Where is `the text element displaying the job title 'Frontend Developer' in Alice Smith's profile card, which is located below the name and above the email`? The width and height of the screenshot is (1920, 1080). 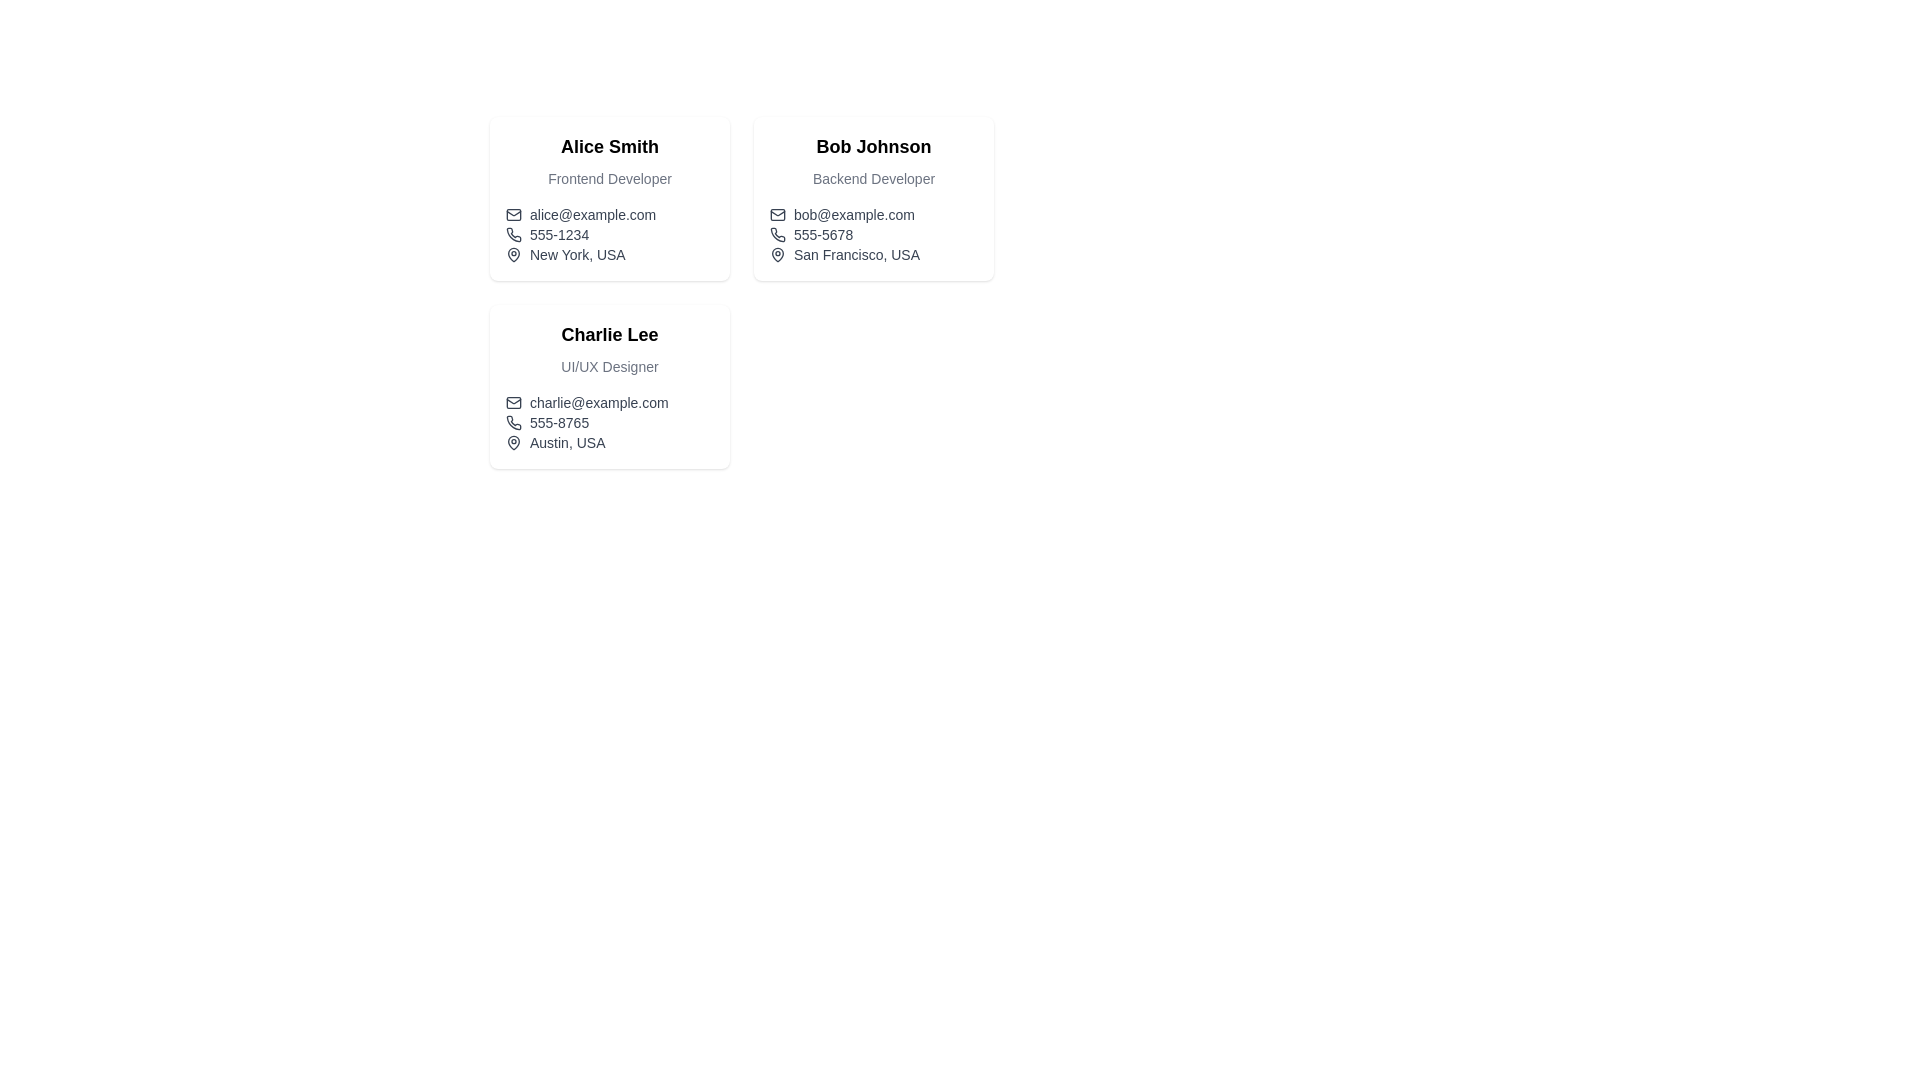
the text element displaying the job title 'Frontend Developer' in Alice Smith's profile card, which is located below the name and above the email is located at coordinates (608, 177).